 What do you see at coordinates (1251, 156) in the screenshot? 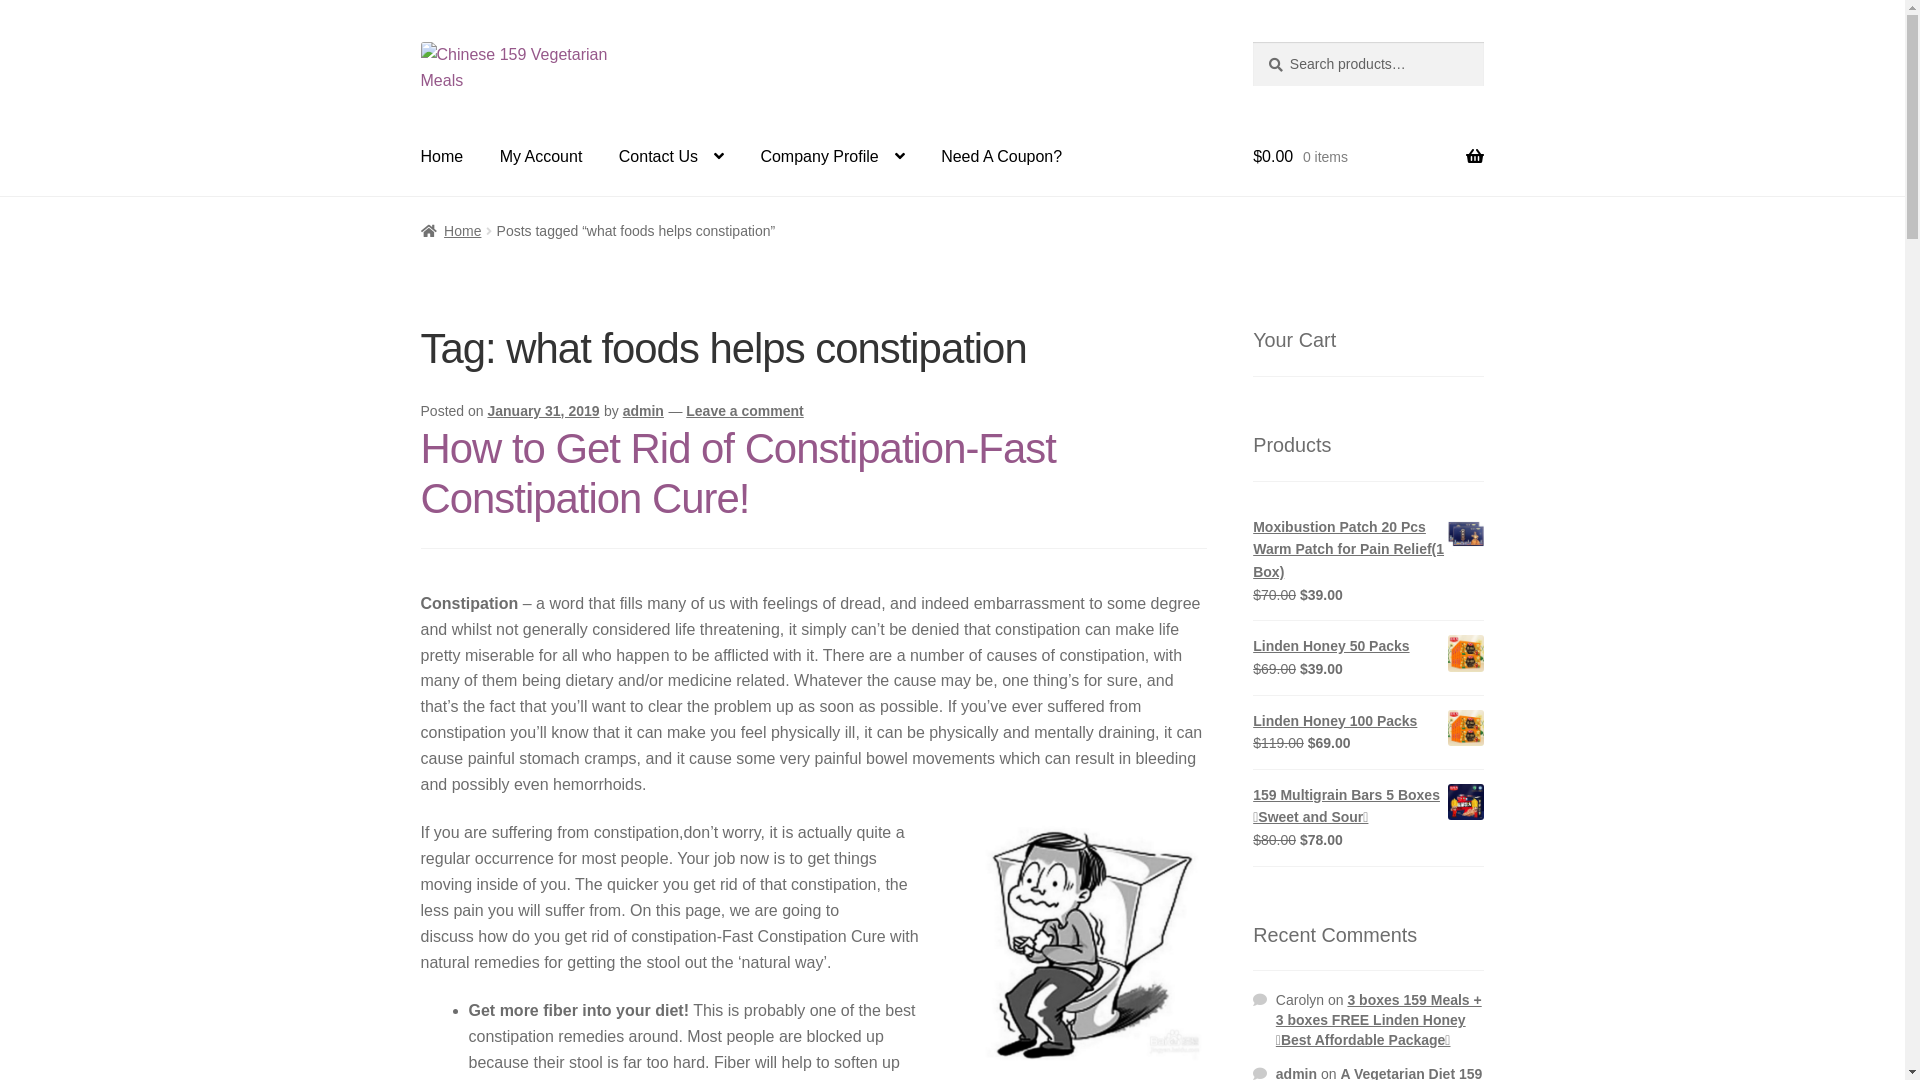
I see `'$0.00 0 items'` at bounding box center [1251, 156].